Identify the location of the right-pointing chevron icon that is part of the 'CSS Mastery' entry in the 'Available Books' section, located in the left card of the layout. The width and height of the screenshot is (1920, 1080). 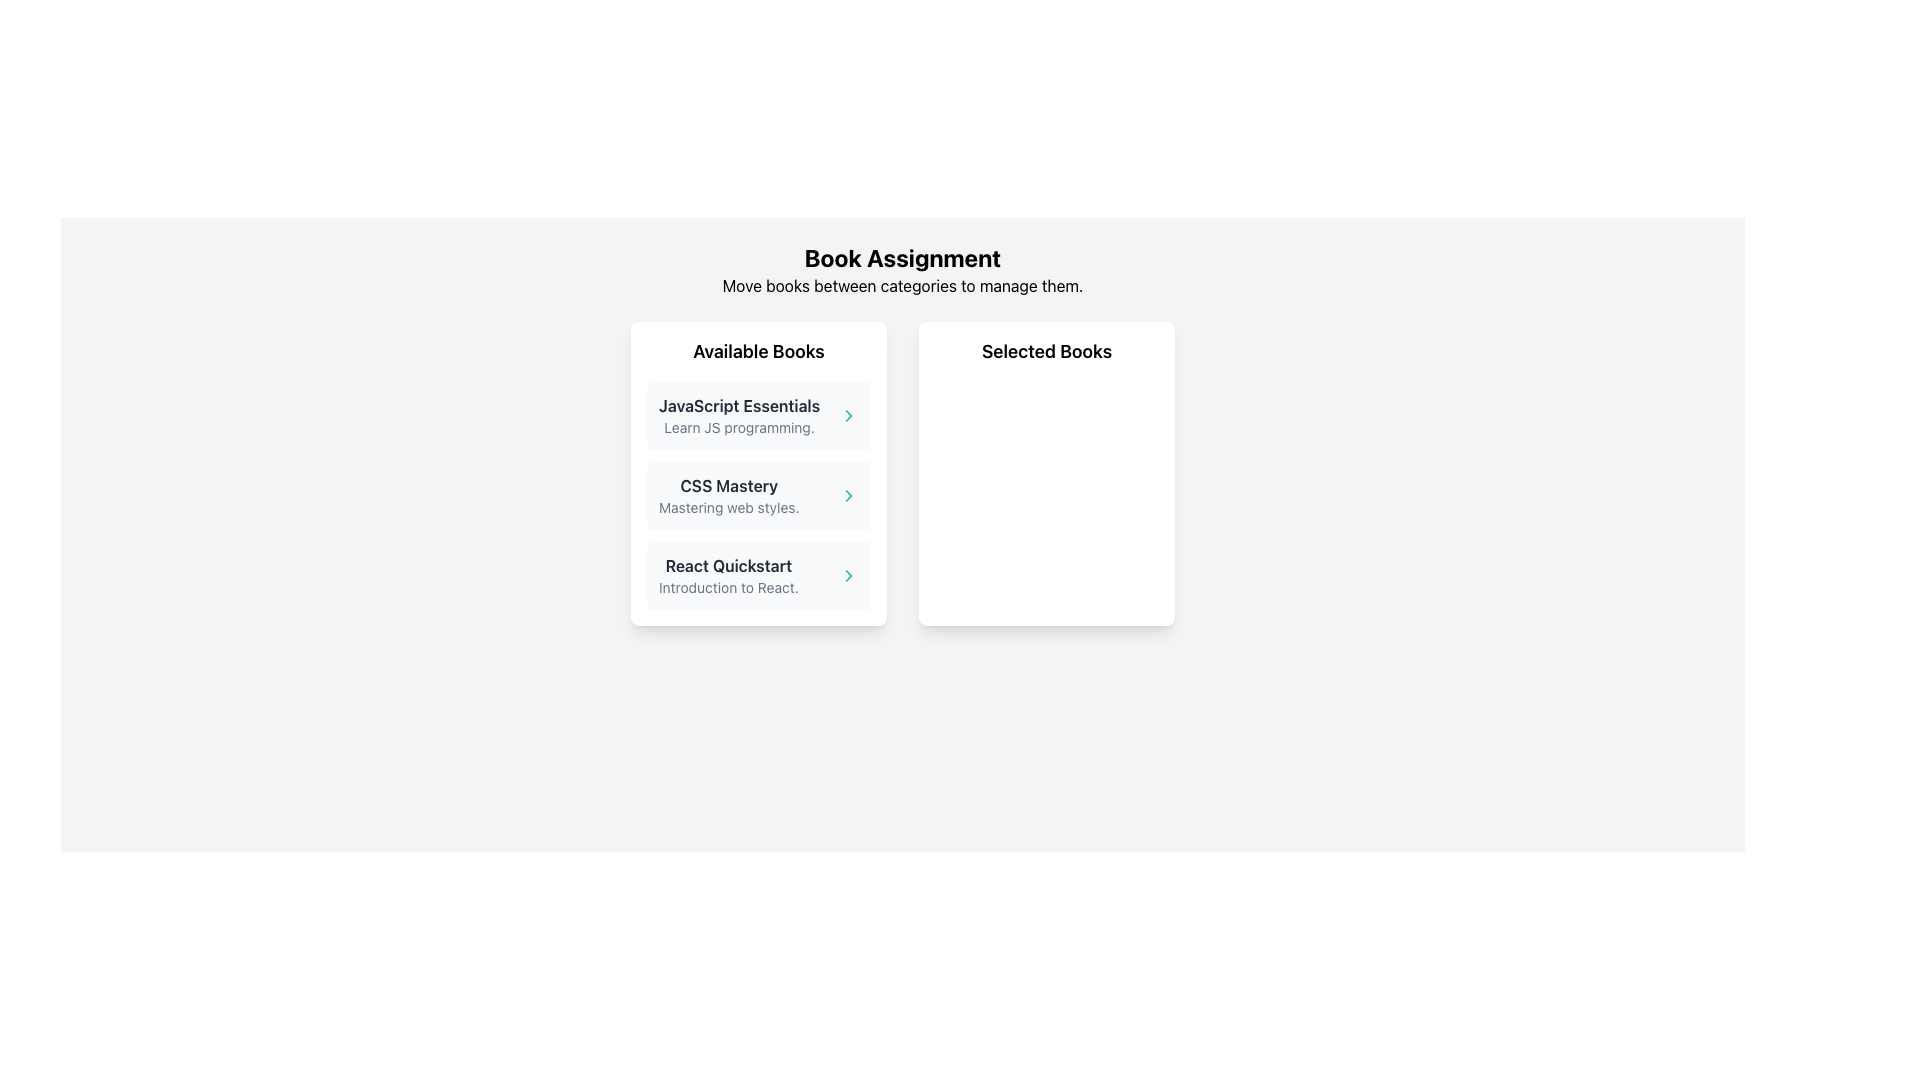
(849, 415).